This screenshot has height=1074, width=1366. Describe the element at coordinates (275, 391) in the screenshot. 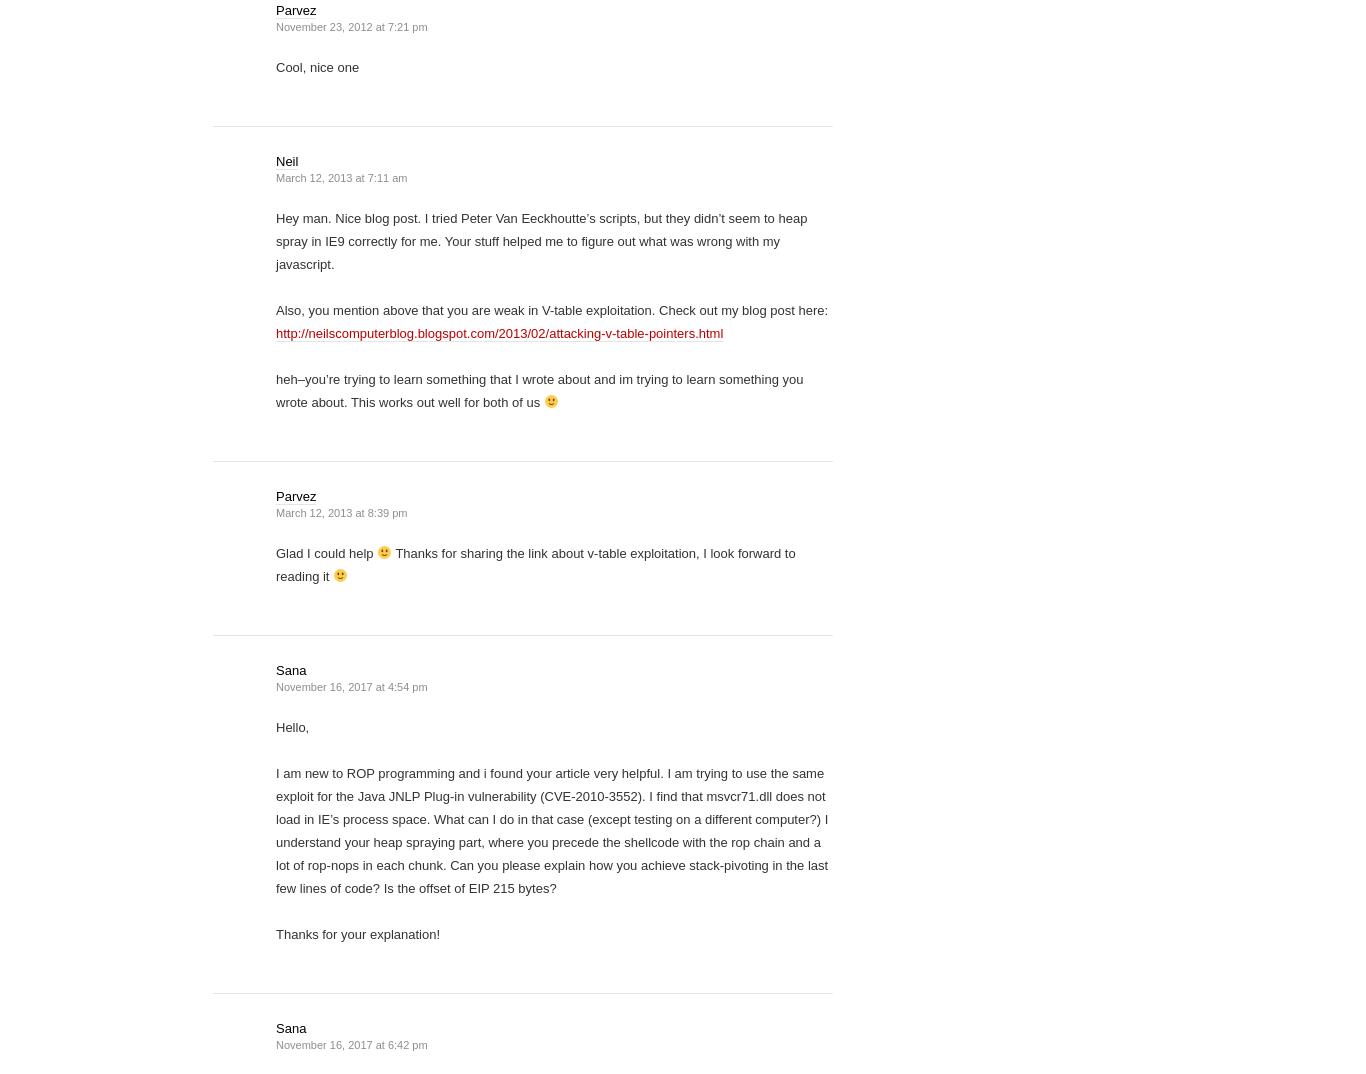

I see `'heh–you’re trying to learn something that I wrote about and im trying to learn something you wrote about. This works out well for both of us'` at that location.